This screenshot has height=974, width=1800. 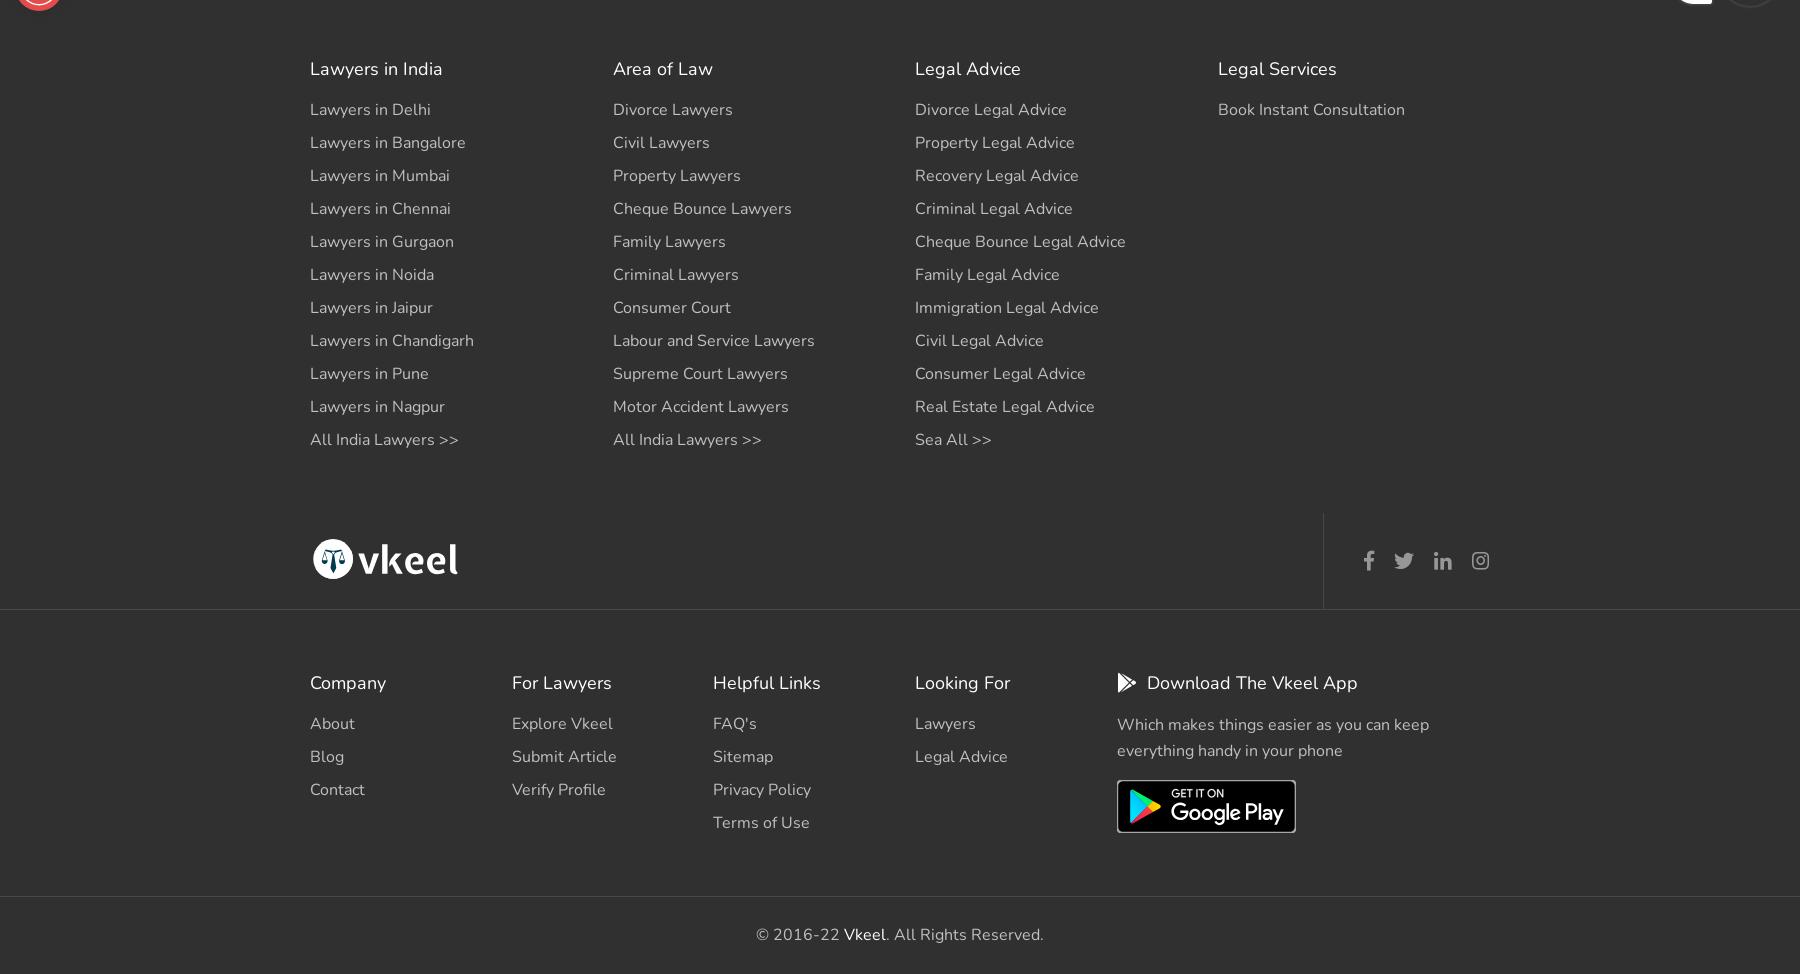 I want to click on 'Looking For', so click(x=960, y=682).